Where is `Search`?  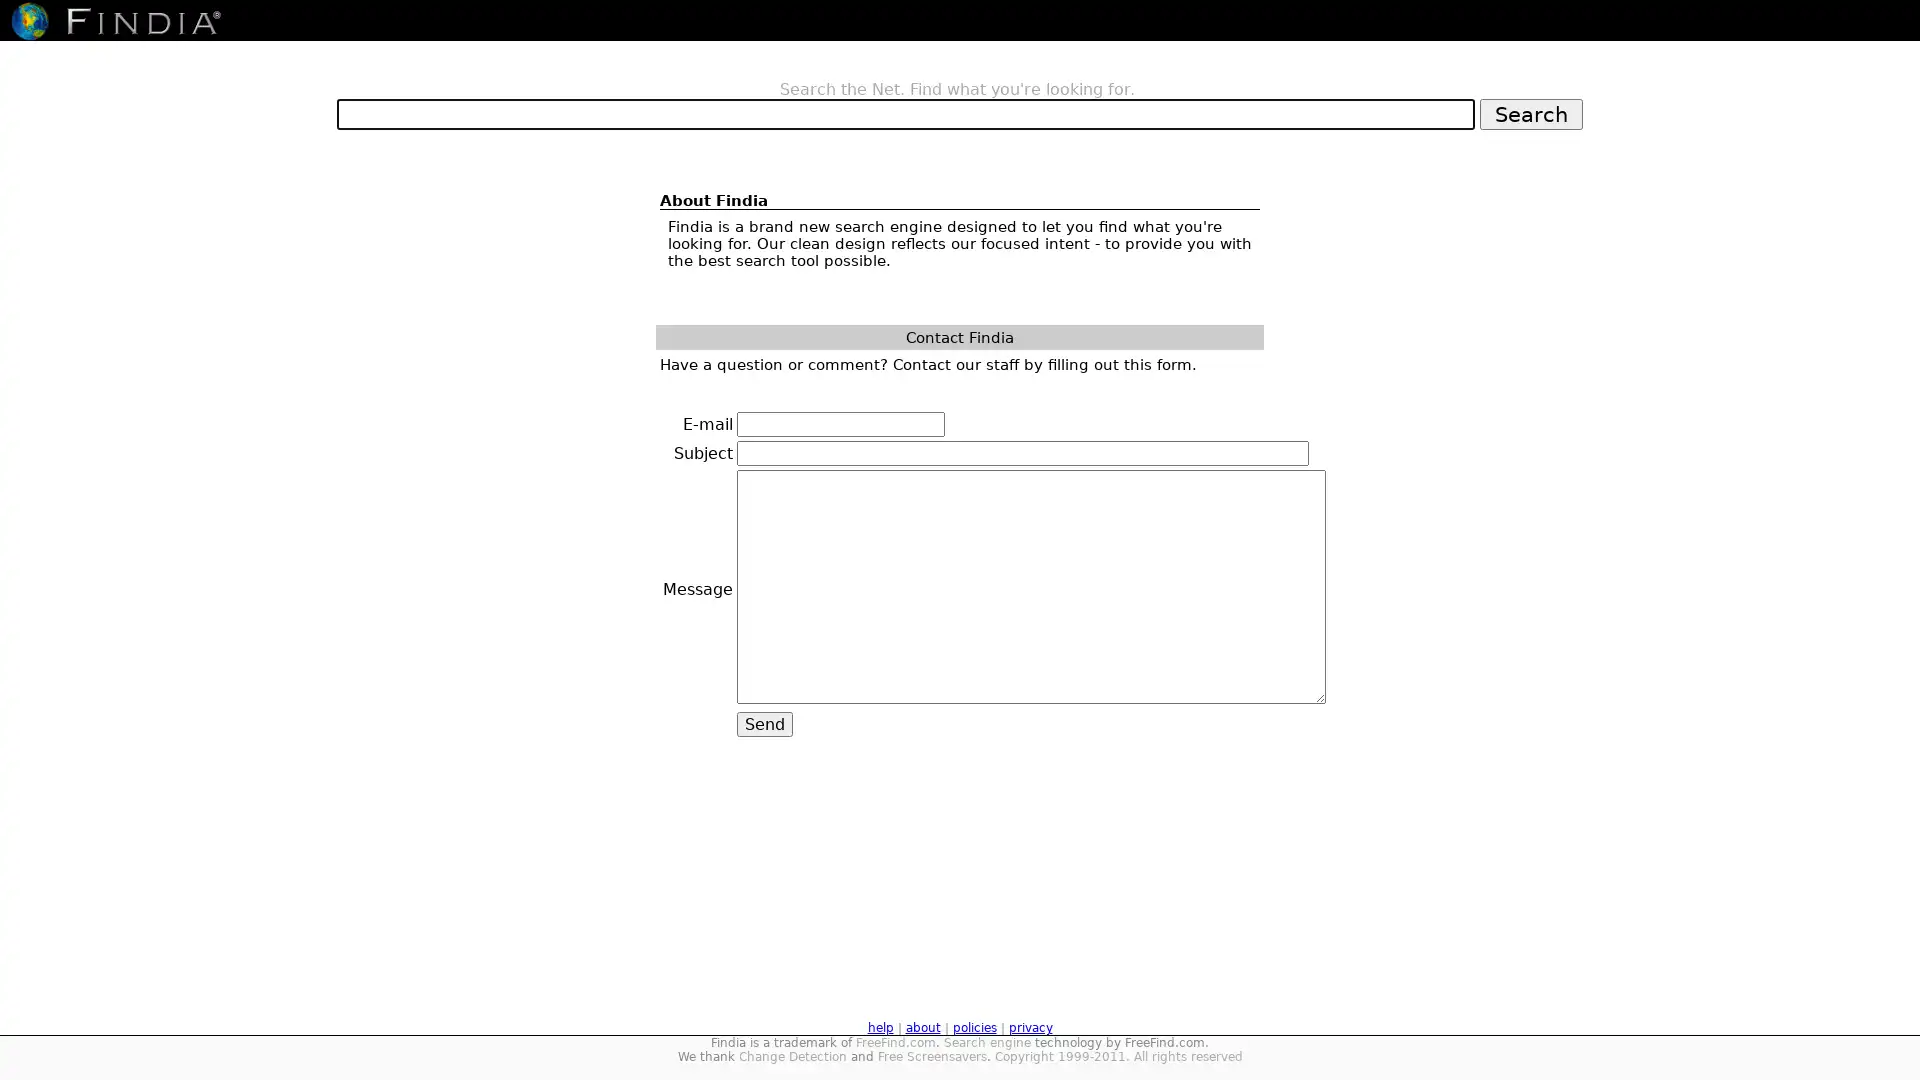
Search is located at coordinates (1530, 113).